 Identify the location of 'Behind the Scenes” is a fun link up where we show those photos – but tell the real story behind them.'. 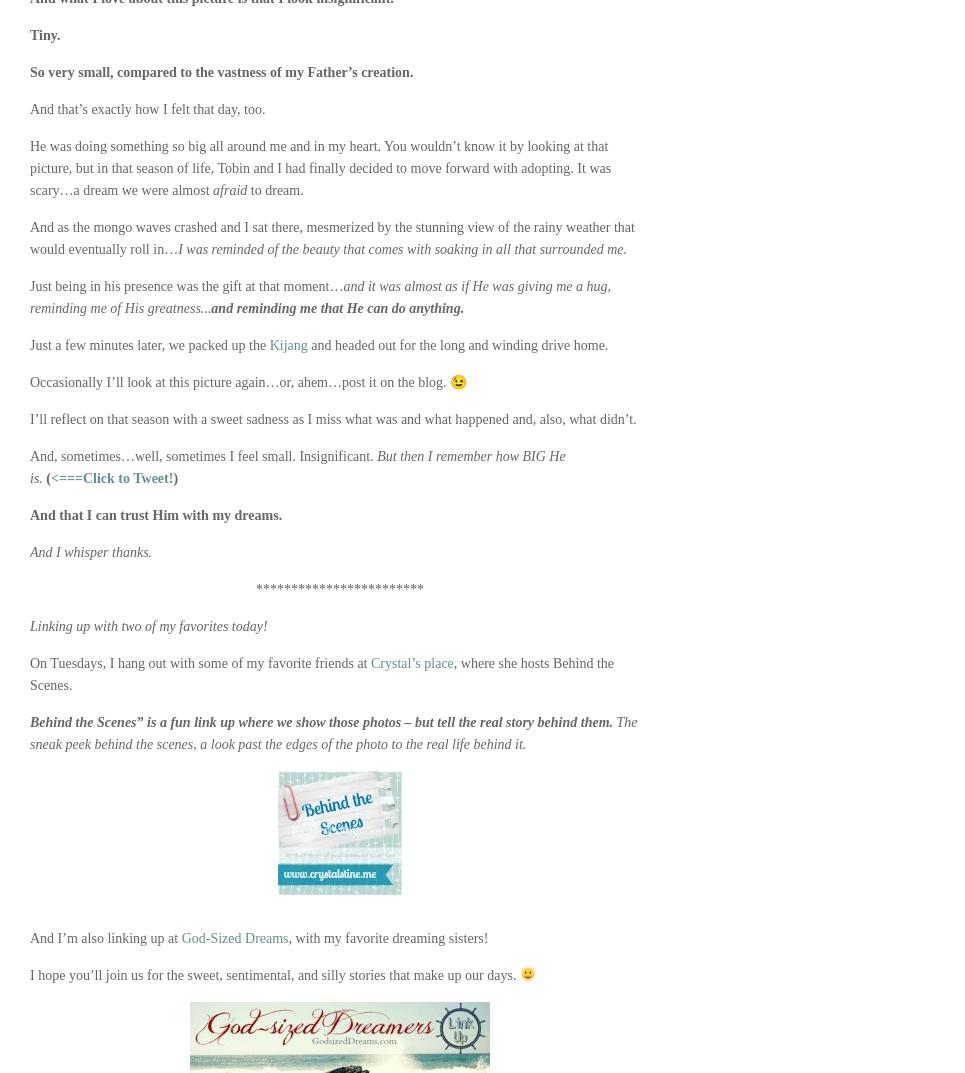
(320, 721).